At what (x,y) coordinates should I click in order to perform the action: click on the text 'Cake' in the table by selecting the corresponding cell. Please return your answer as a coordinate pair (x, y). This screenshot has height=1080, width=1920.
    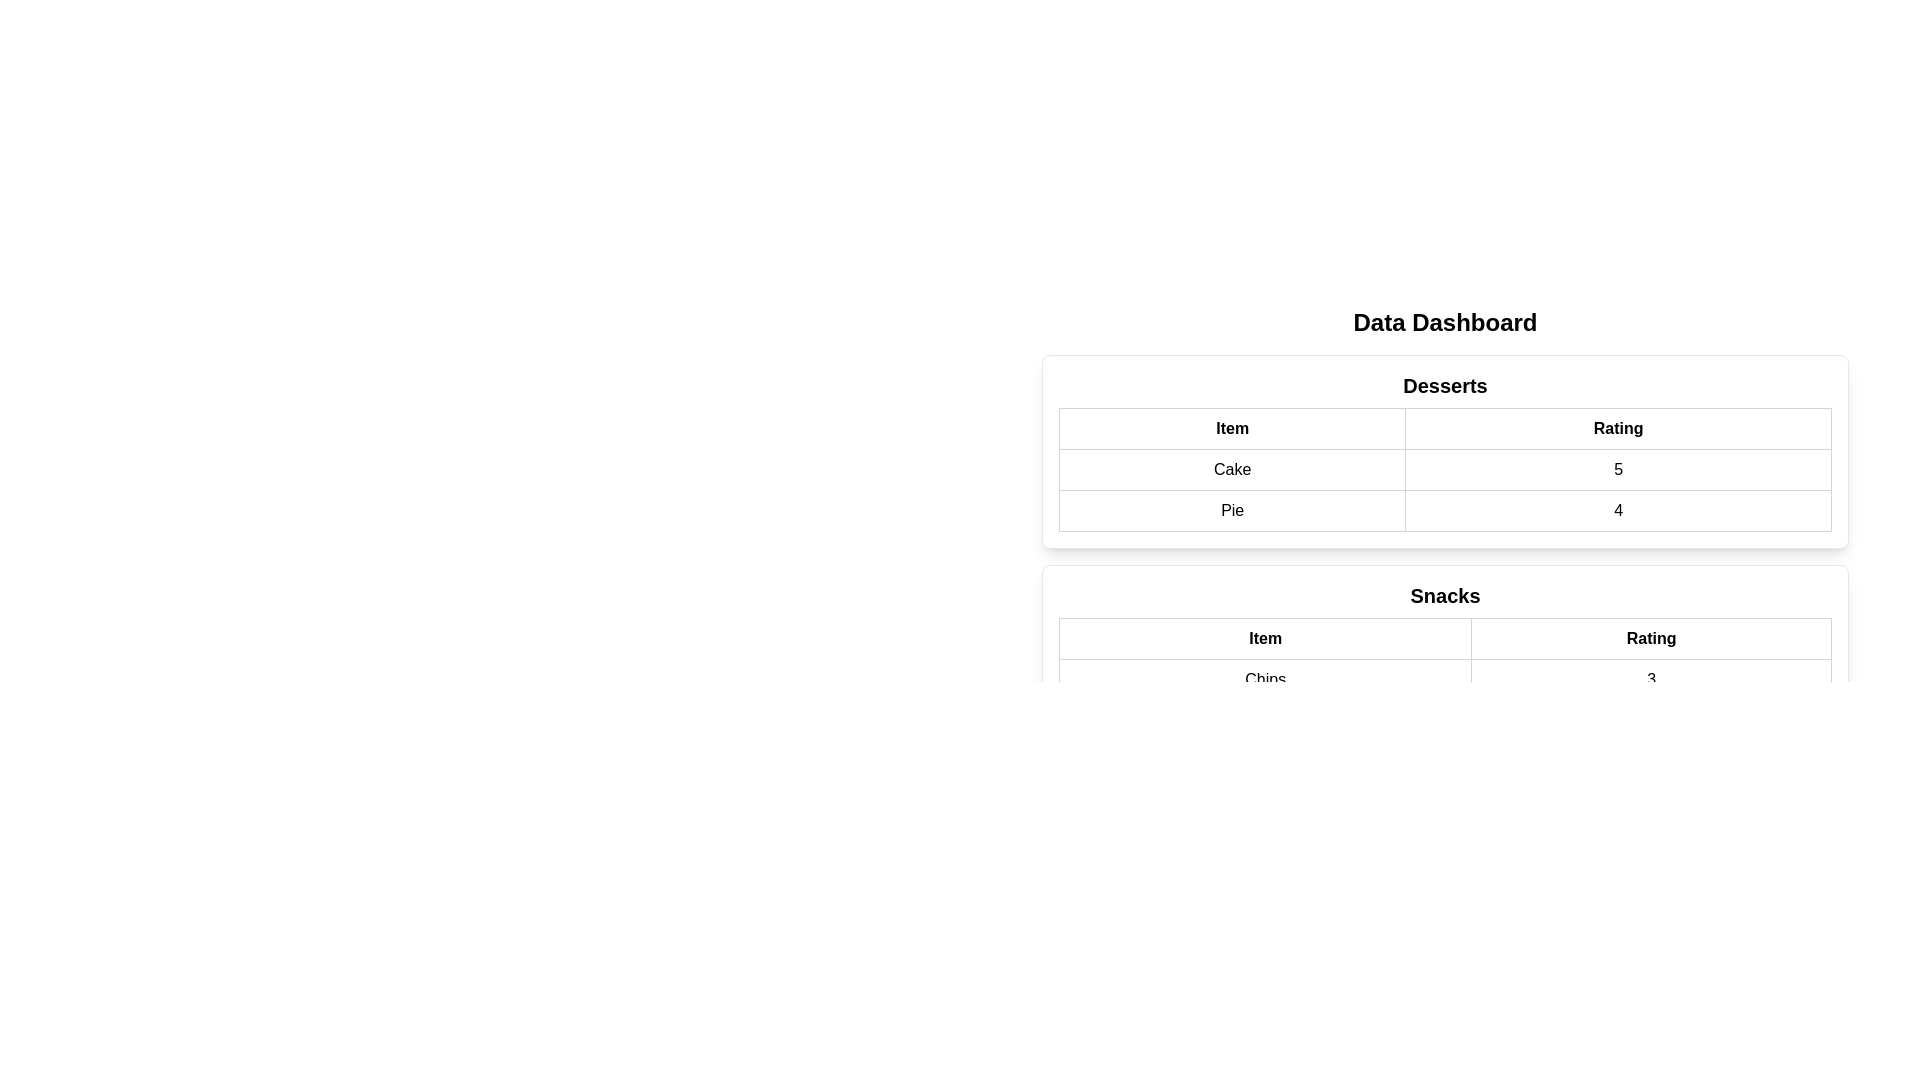
    Looking at the image, I should click on (1231, 470).